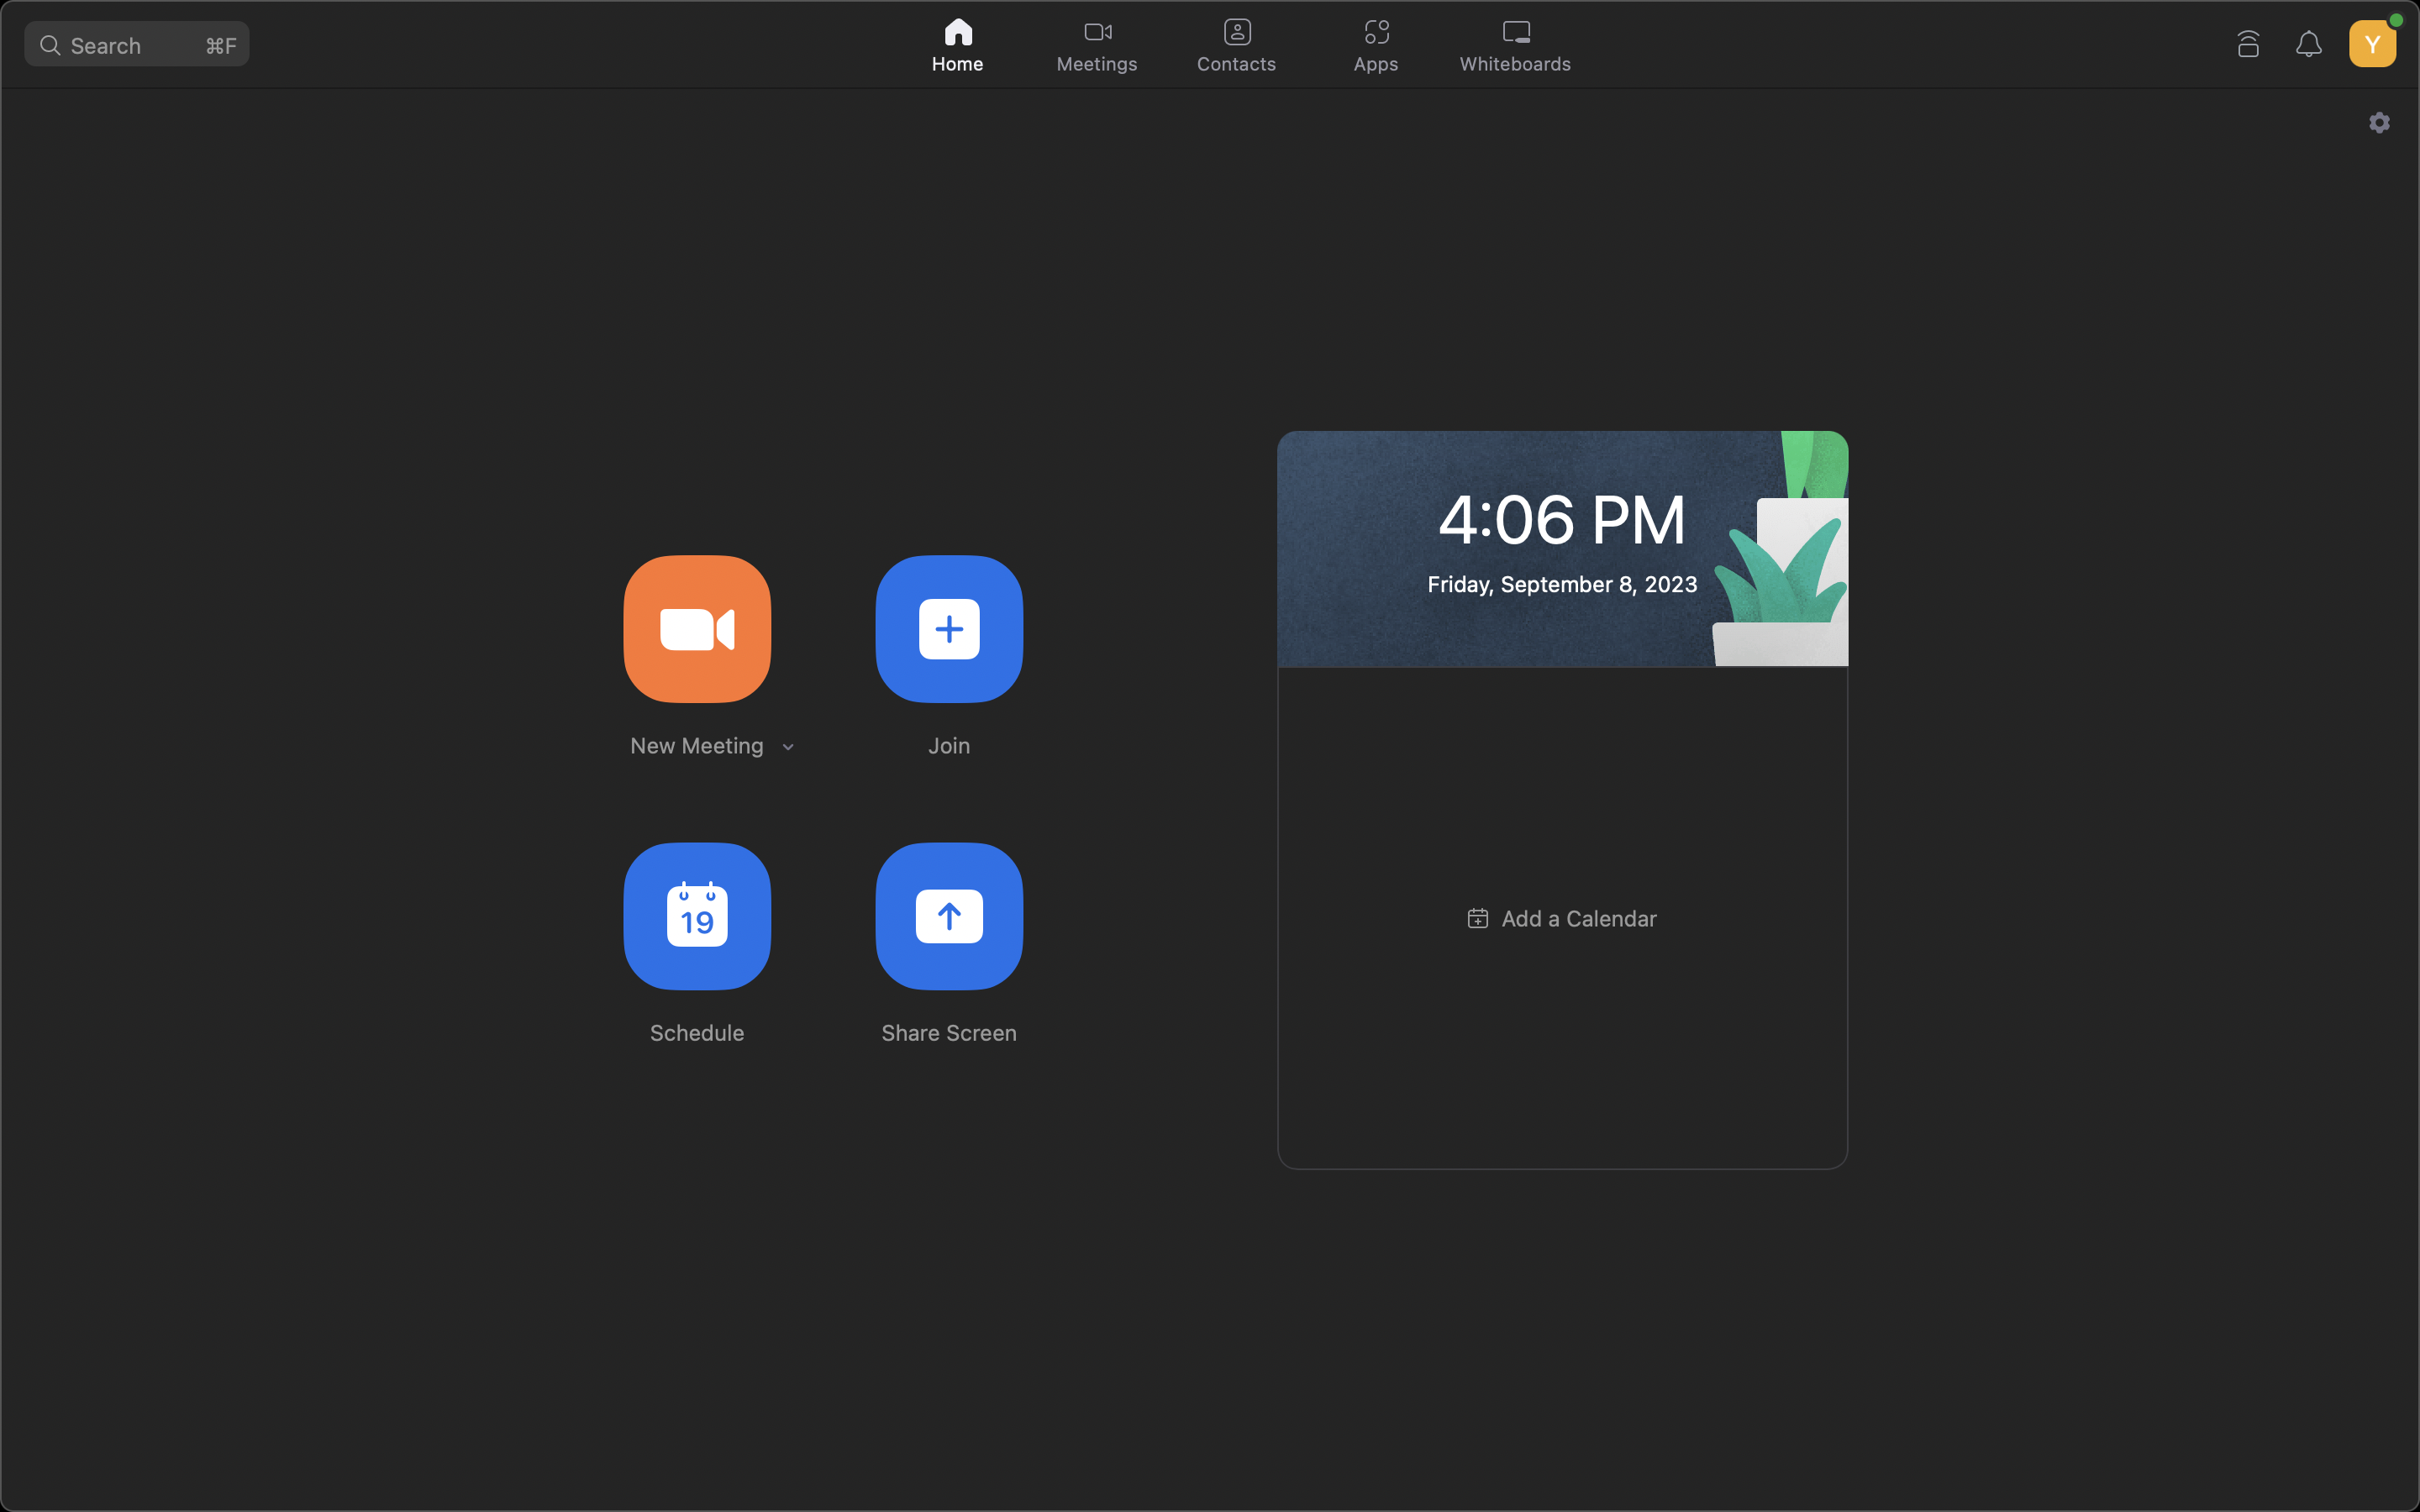 The height and width of the screenshot is (1512, 2420). Describe the element at coordinates (959, 41) in the screenshot. I see `the "home" button to go back to the main interface` at that location.